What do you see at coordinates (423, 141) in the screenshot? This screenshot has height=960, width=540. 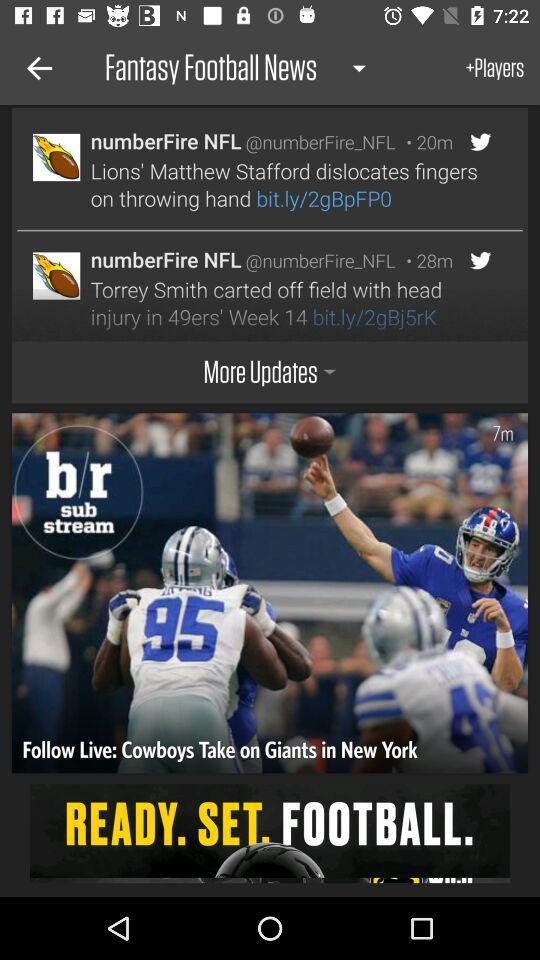 I see `icon next to @numberfire_nfl icon` at bounding box center [423, 141].